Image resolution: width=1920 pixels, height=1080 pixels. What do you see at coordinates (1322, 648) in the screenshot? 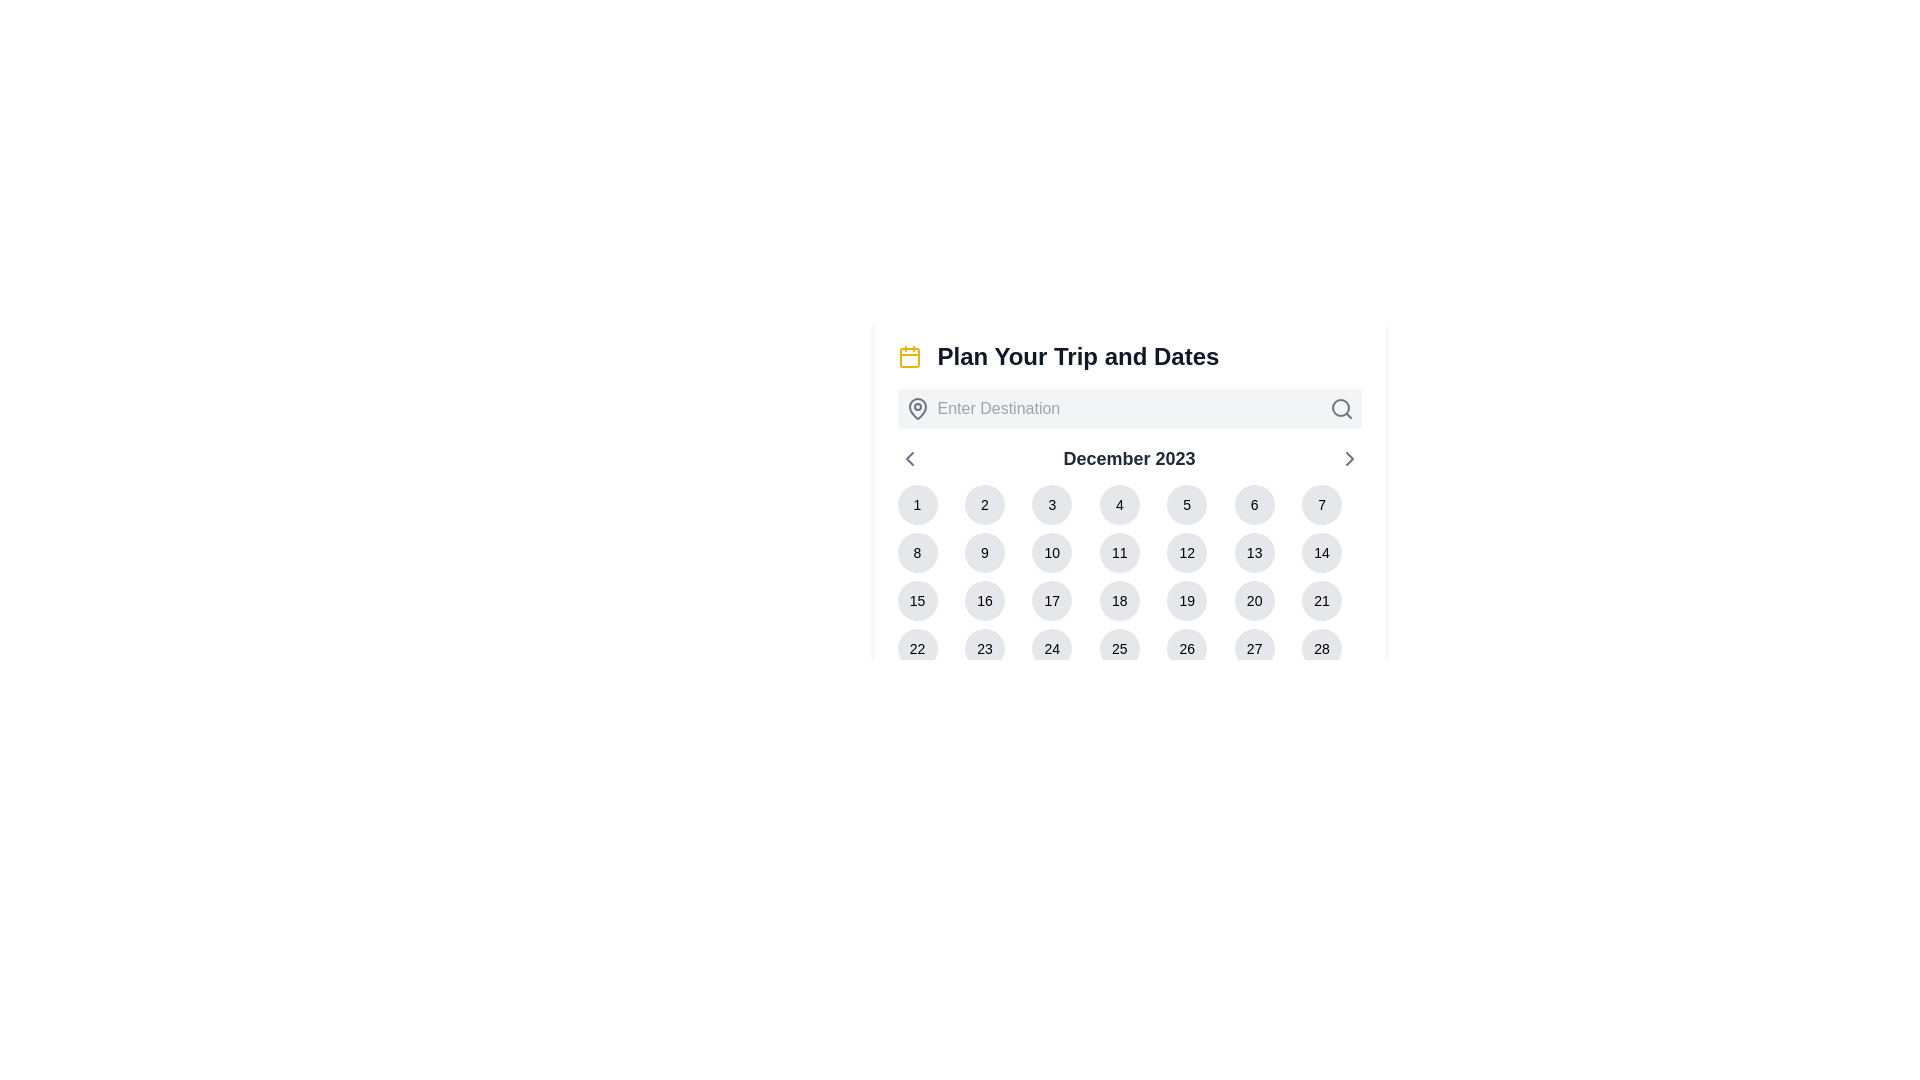
I see `the button` at bounding box center [1322, 648].